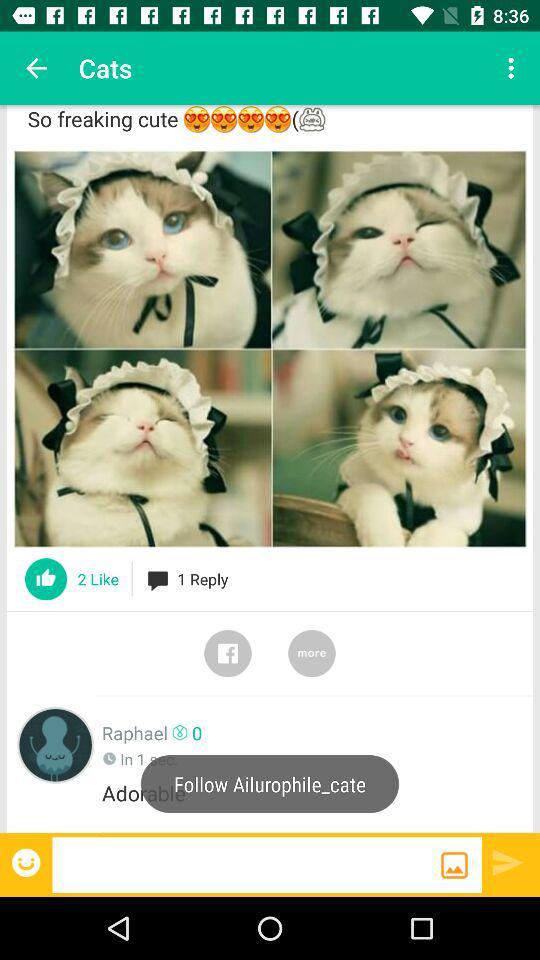 The image size is (540, 960). Describe the element at coordinates (508, 861) in the screenshot. I see `send button` at that location.